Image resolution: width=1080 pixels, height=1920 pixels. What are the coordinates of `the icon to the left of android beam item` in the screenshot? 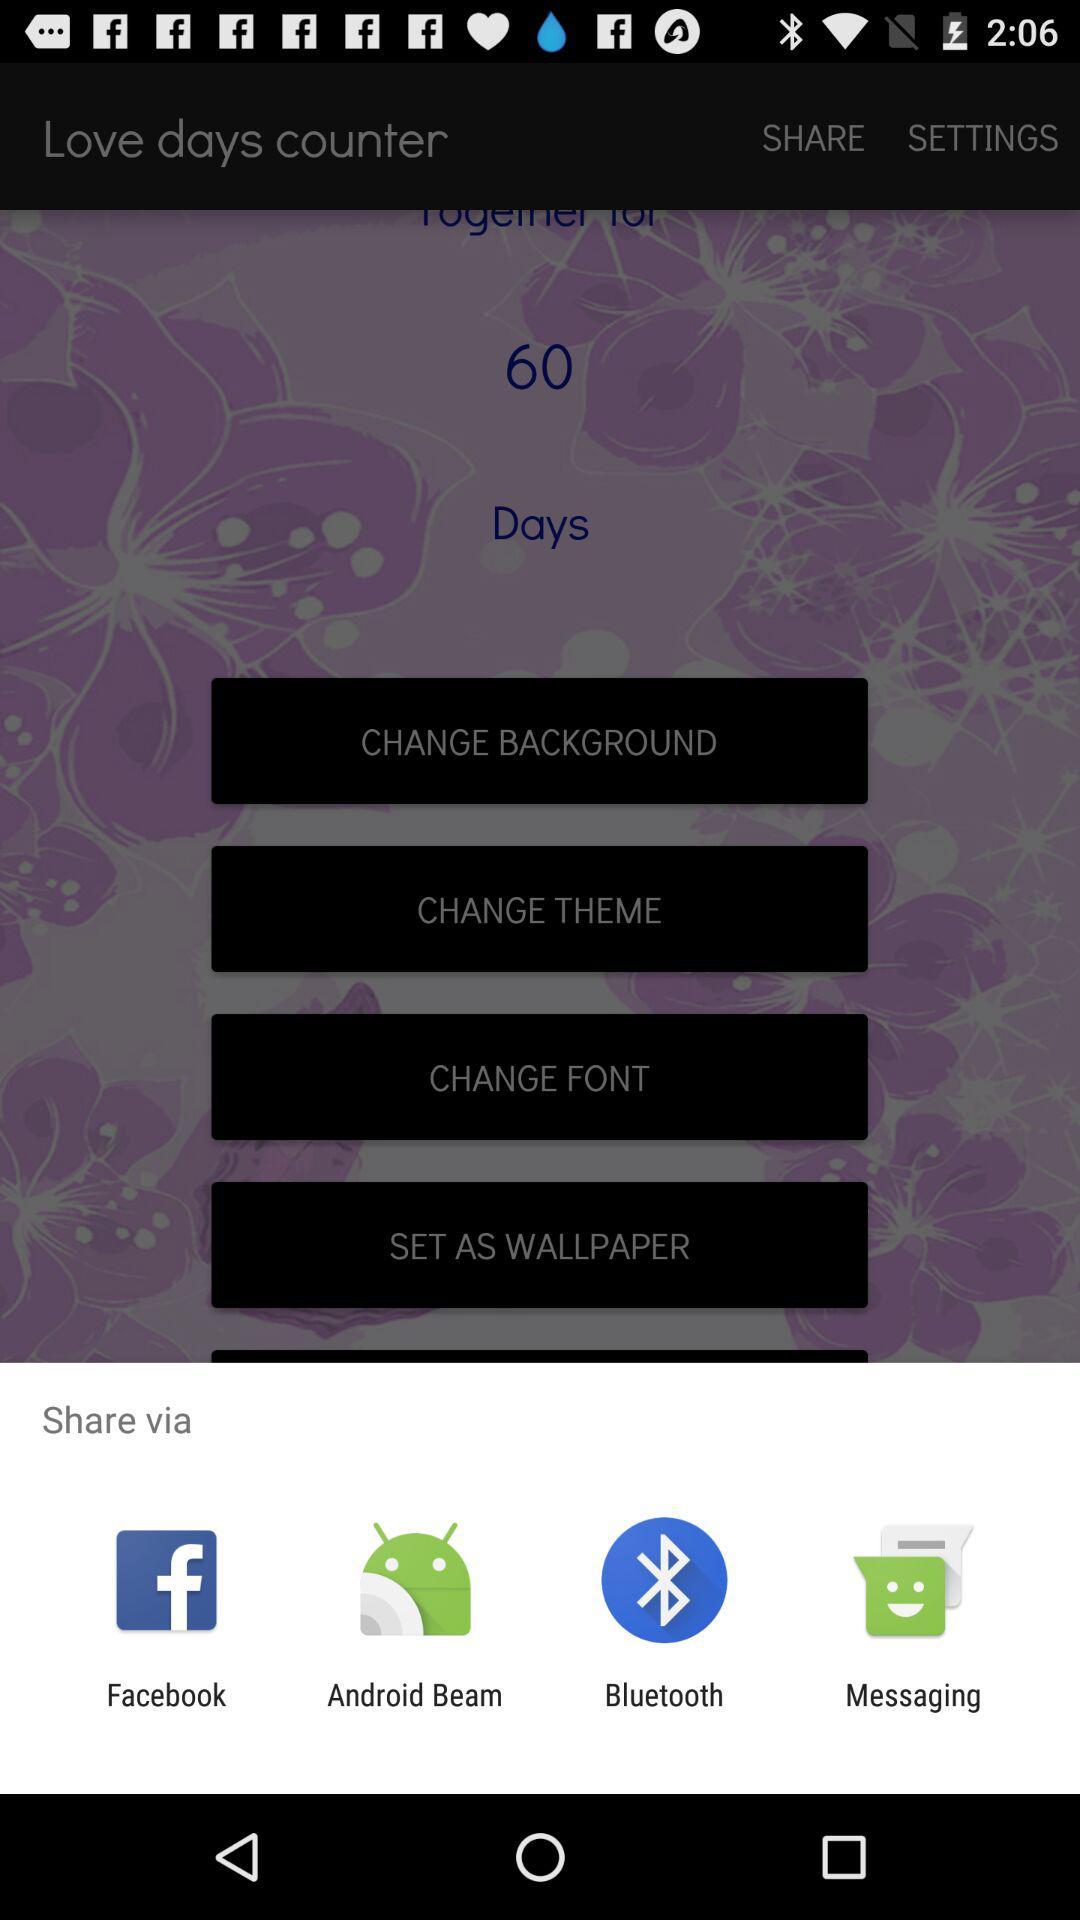 It's located at (165, 1711).